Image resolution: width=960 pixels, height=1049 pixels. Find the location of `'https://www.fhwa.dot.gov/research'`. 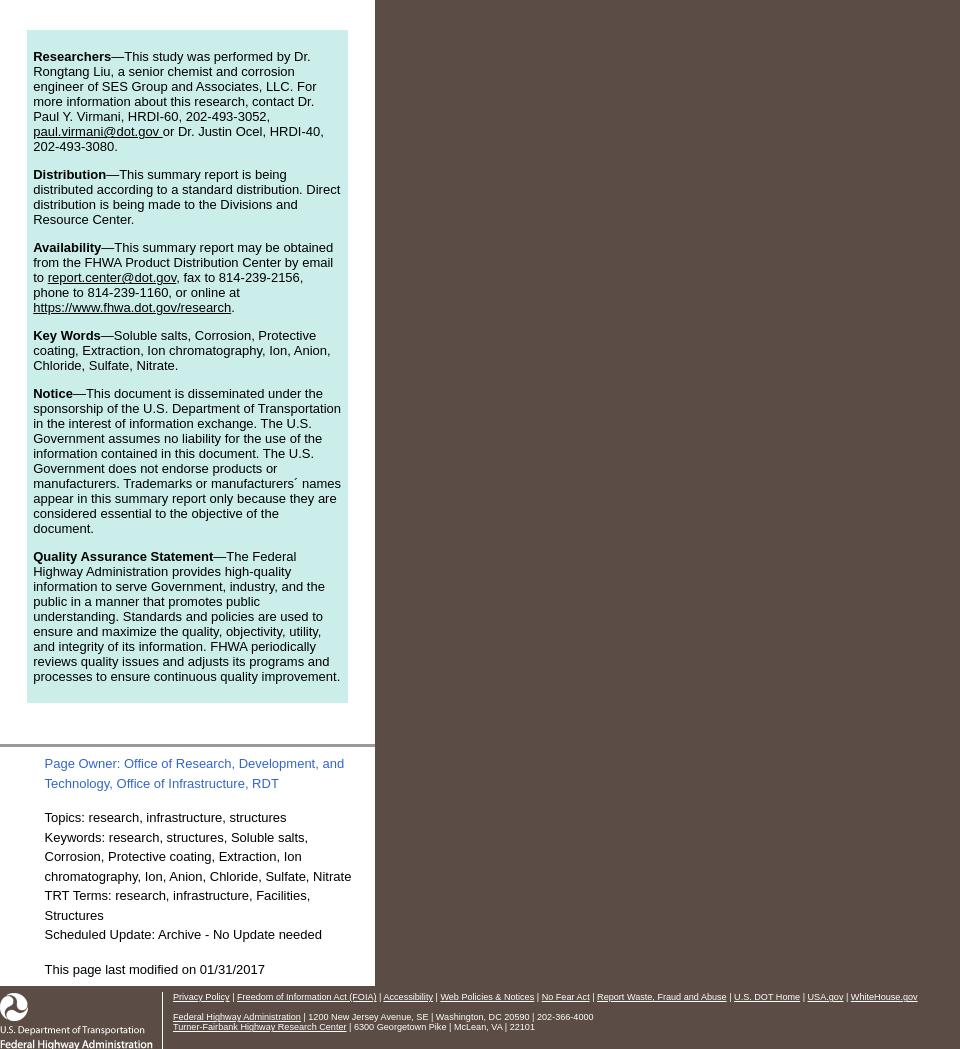

'https://www.fhwa.dot.gov/research' is located at coordinates (131, 307).